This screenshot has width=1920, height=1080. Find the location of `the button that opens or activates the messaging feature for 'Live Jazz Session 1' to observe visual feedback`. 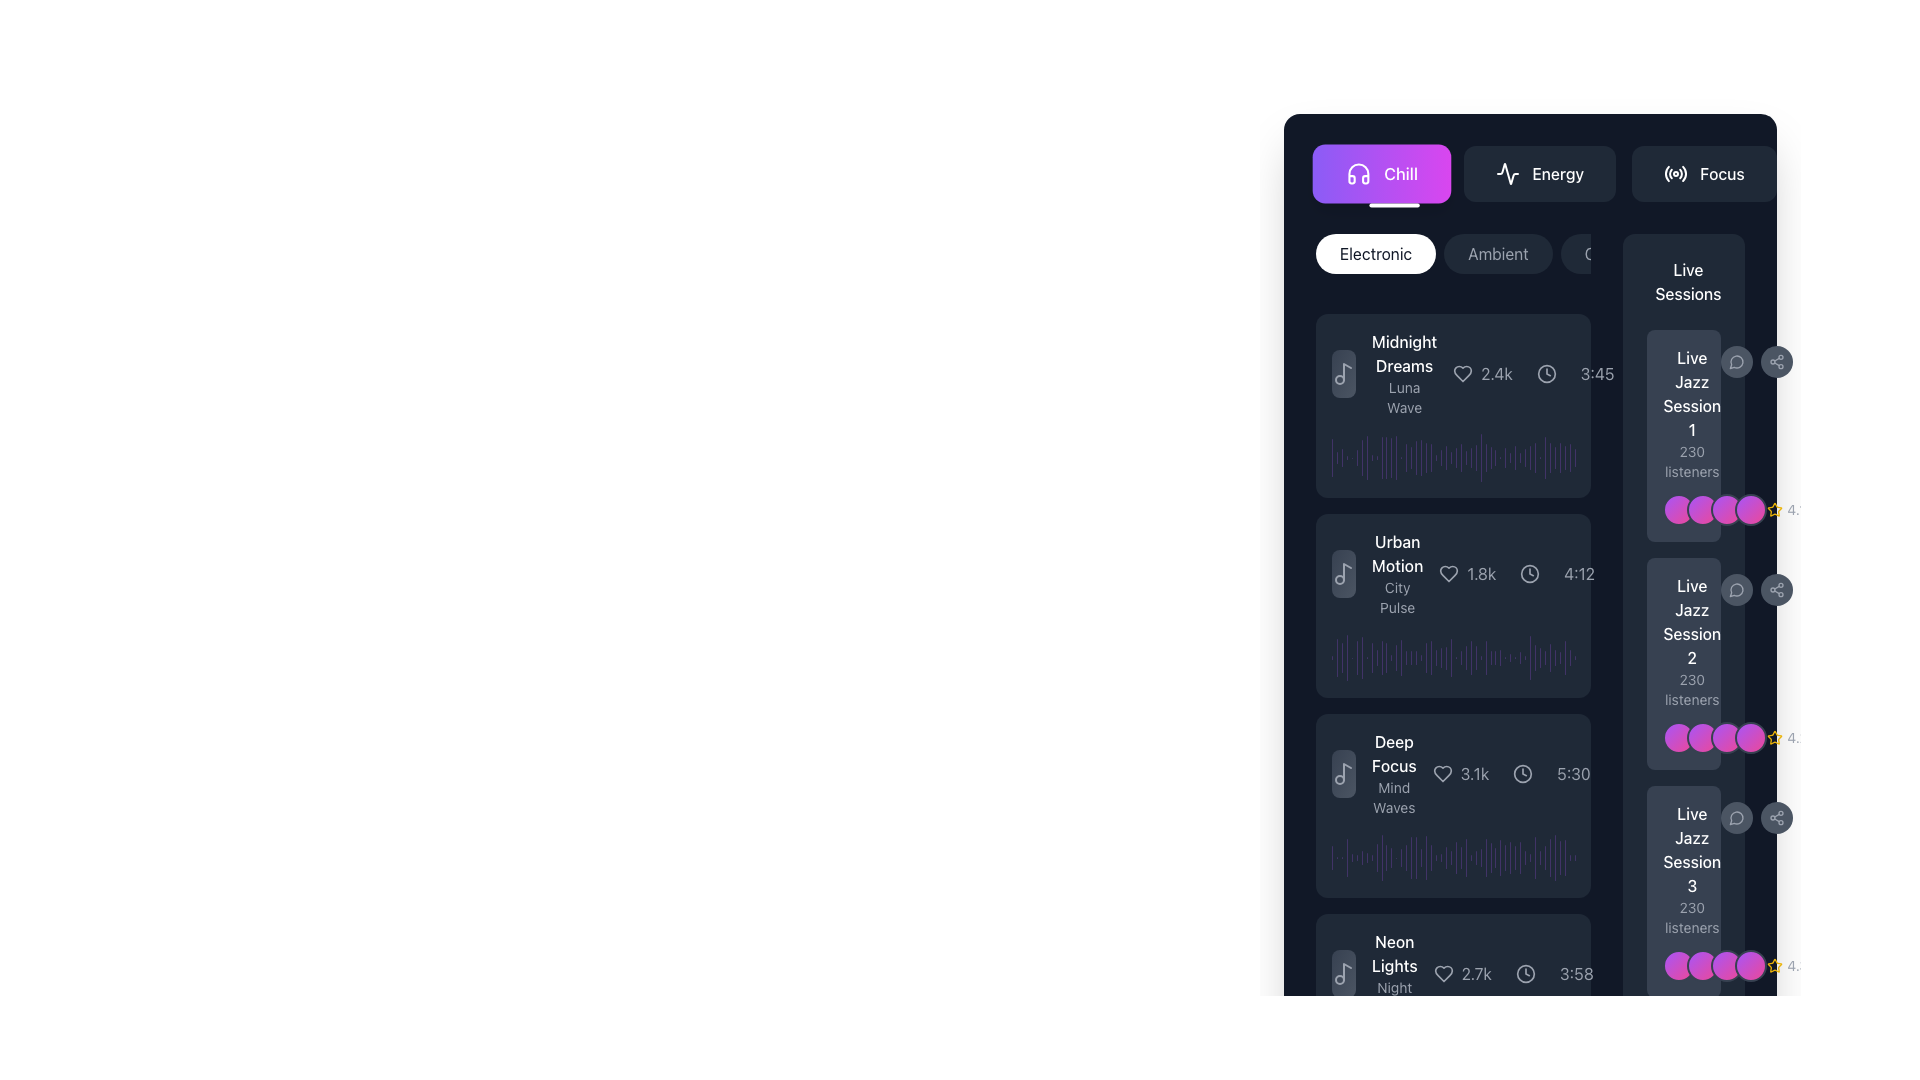

the button that opens or activates the messaging feature for 'Live Jazz Session 1' to observe visual feedback is located at coordinates (1736, 362).